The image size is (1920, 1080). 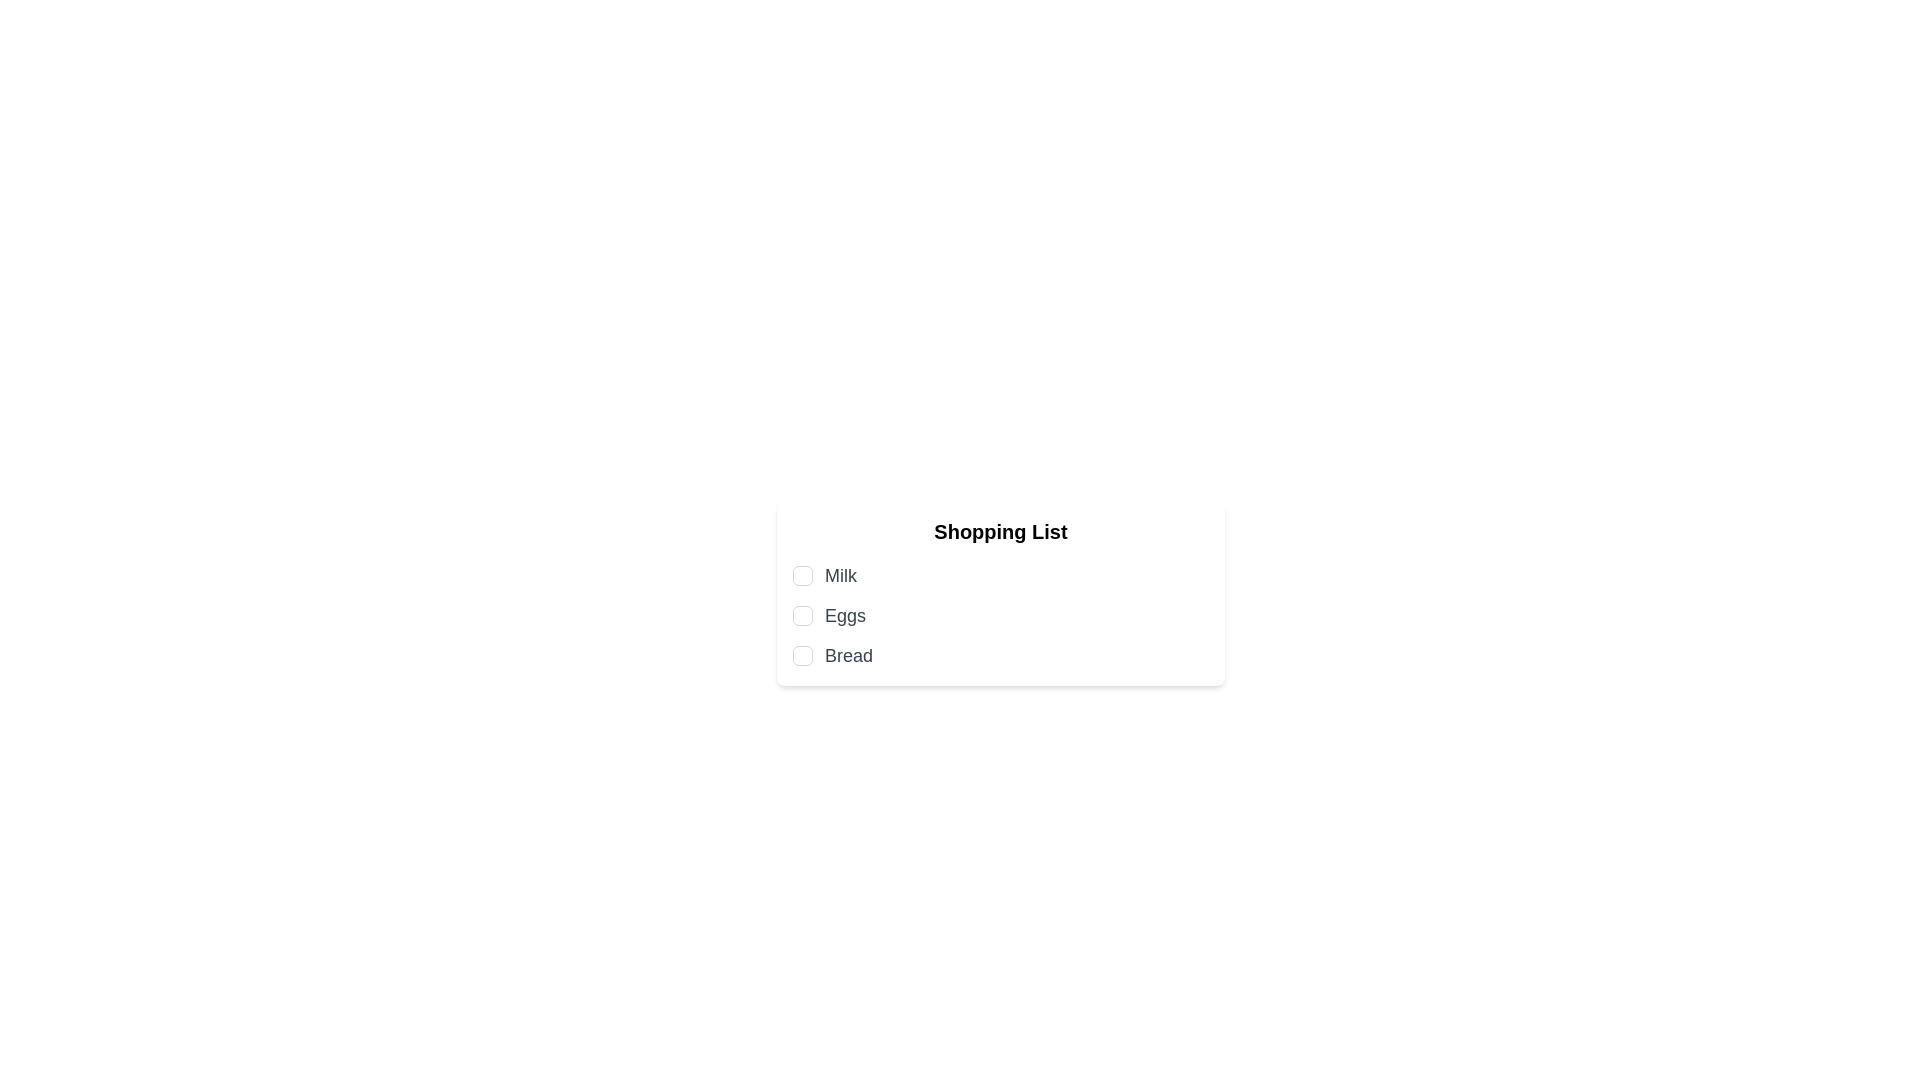 I want to click on the text label indicating a selectable option in the shopping list, which is the third item under the 'Shopping List' header, so click(x=849, y=655).